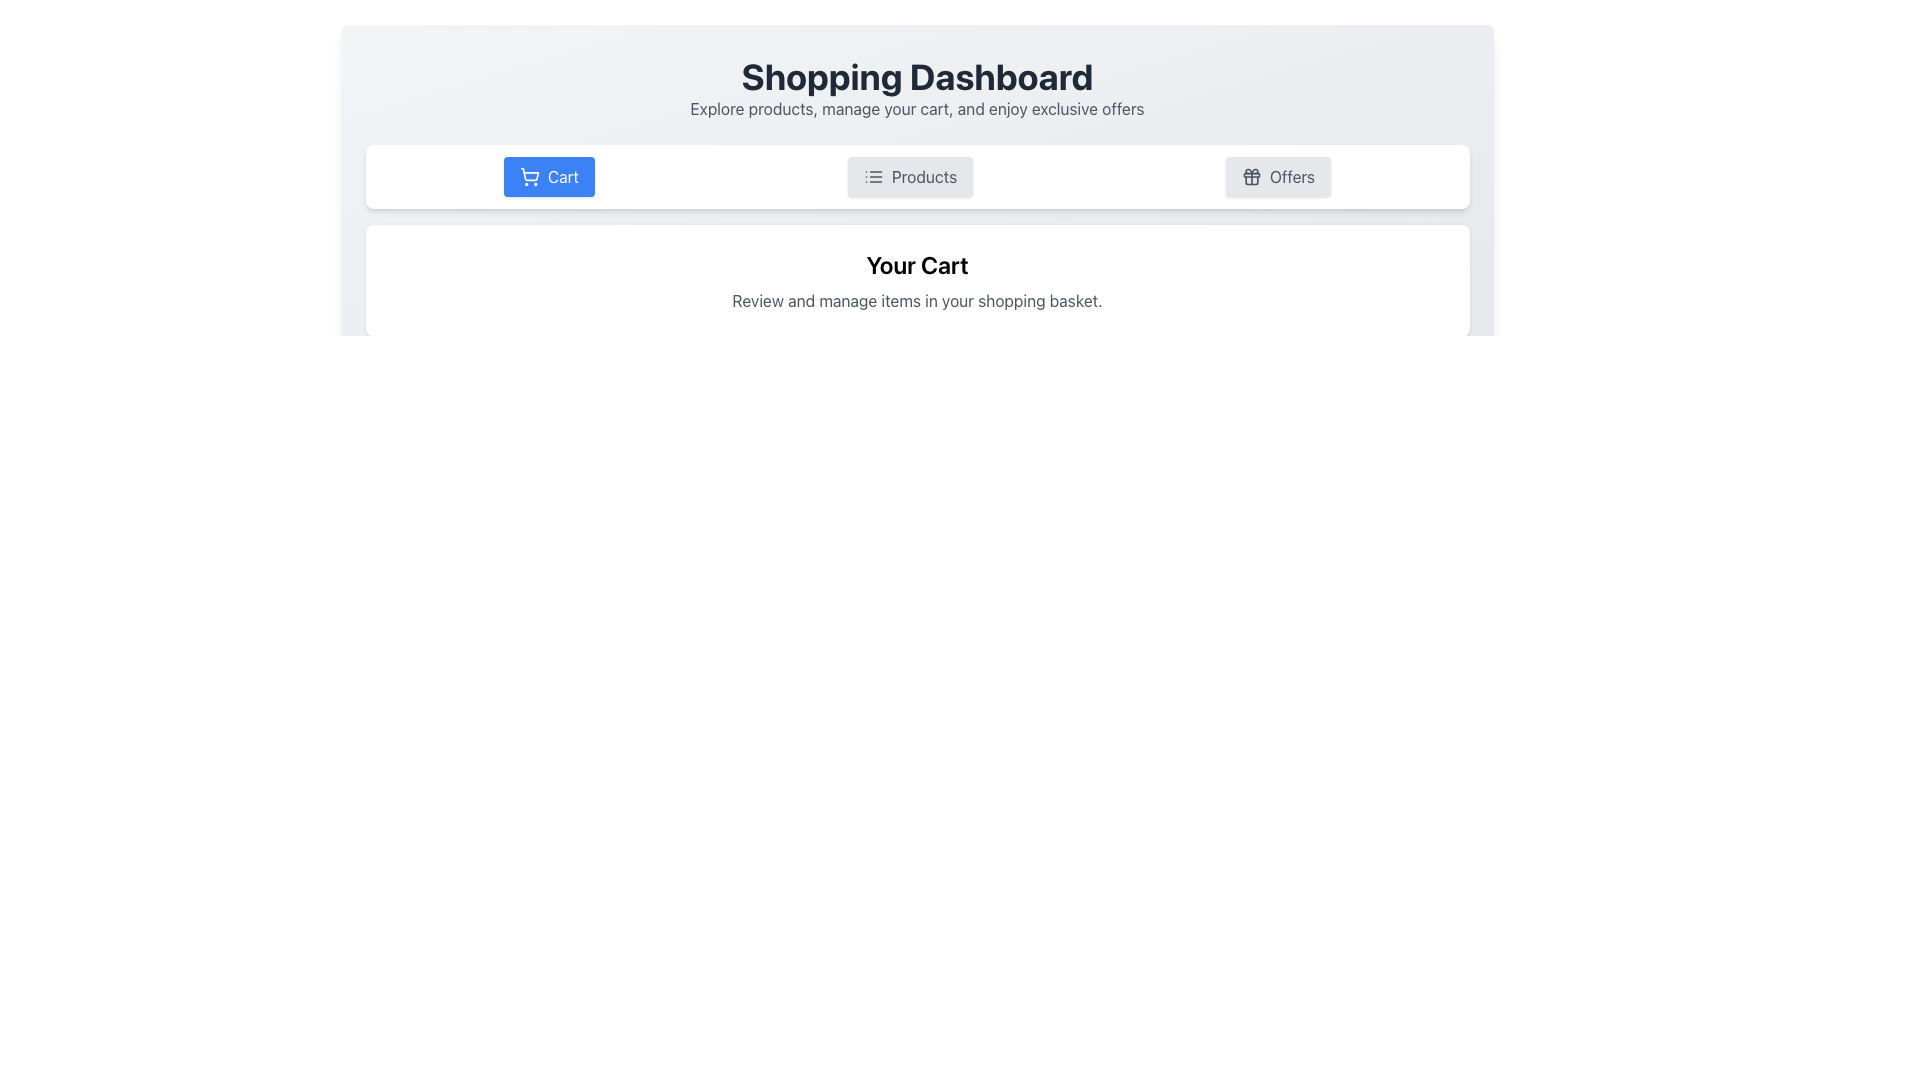 The height and width of the screenshot is (1080, 1920). I want to click on the shopping cart icon located to the left of the 'Cart' button in the top navigation bar, so click(529, 176).